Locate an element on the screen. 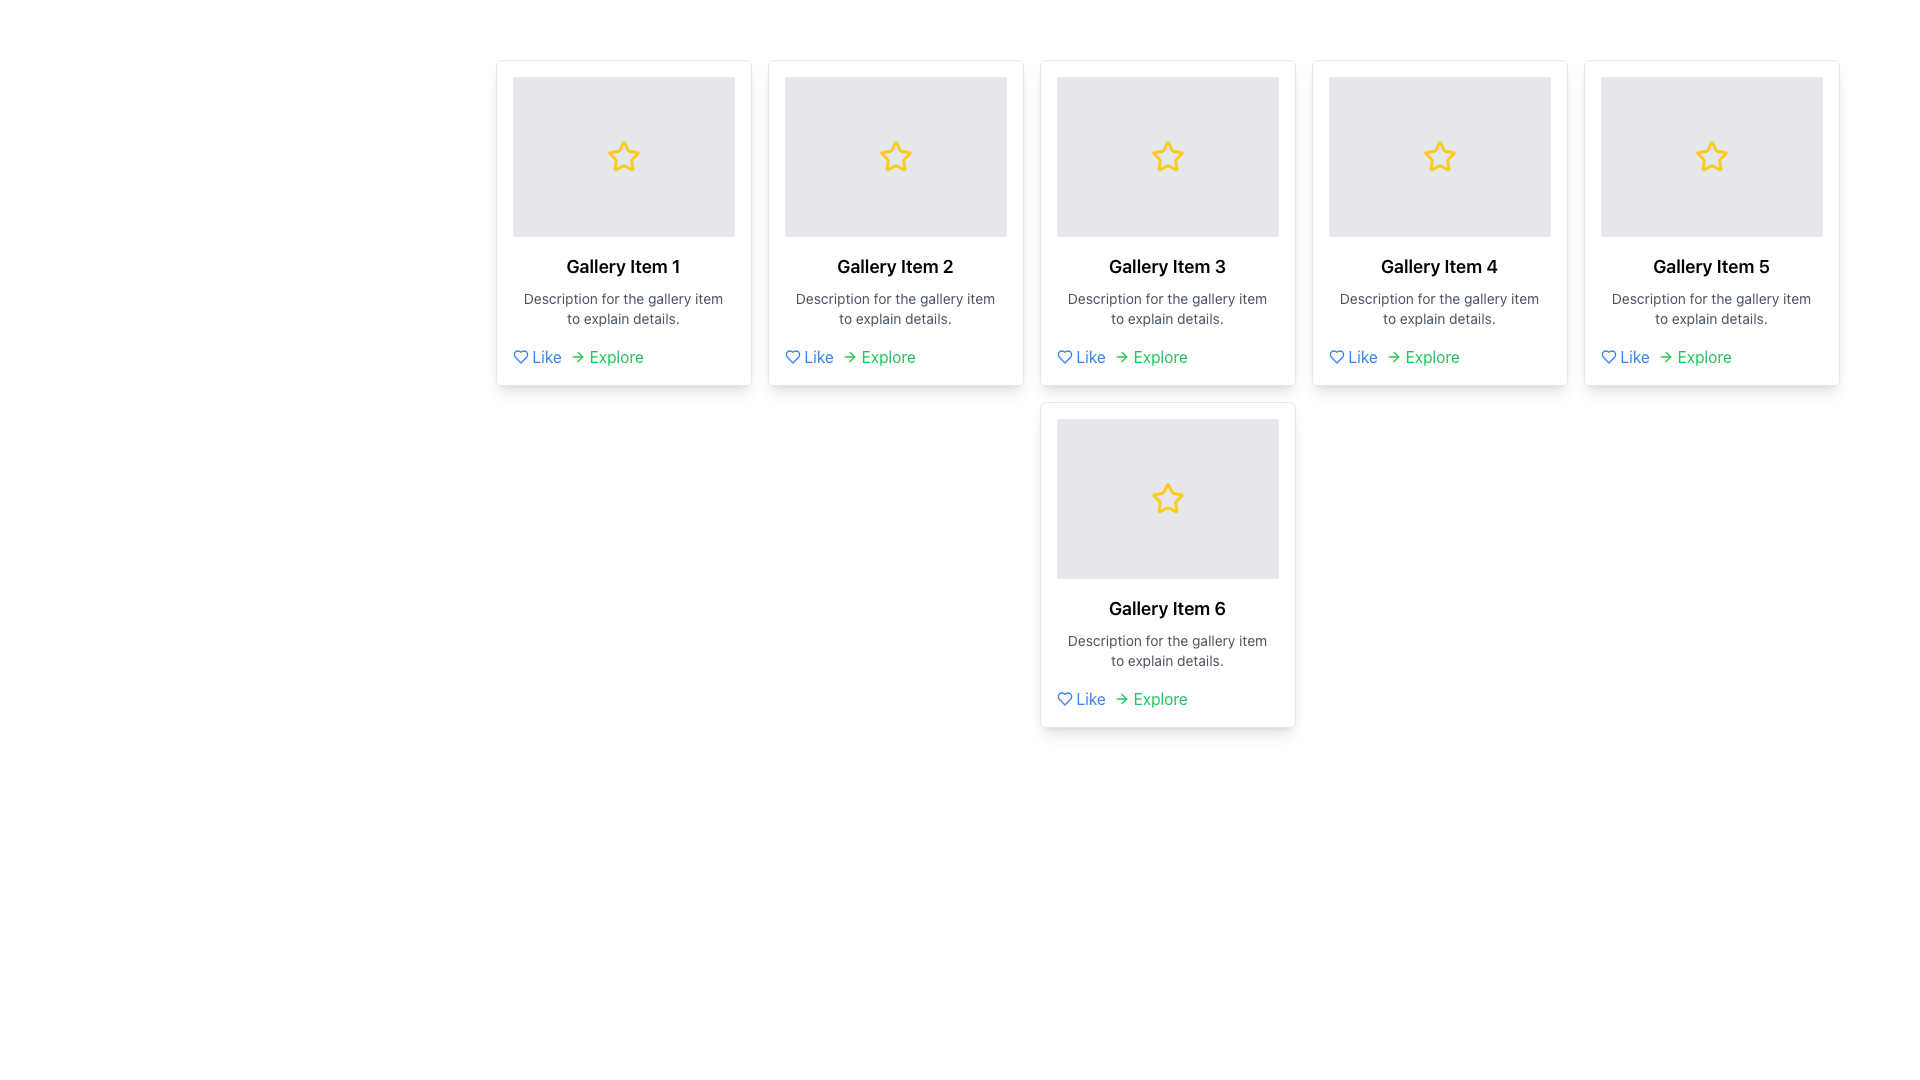 This screenshot has height=1080, width=1920. the heart icon located to the left of the text 'Like' in the action section of the card labeled 'Gallery Item 3' to like the item is located at coordinates (1063, 356).